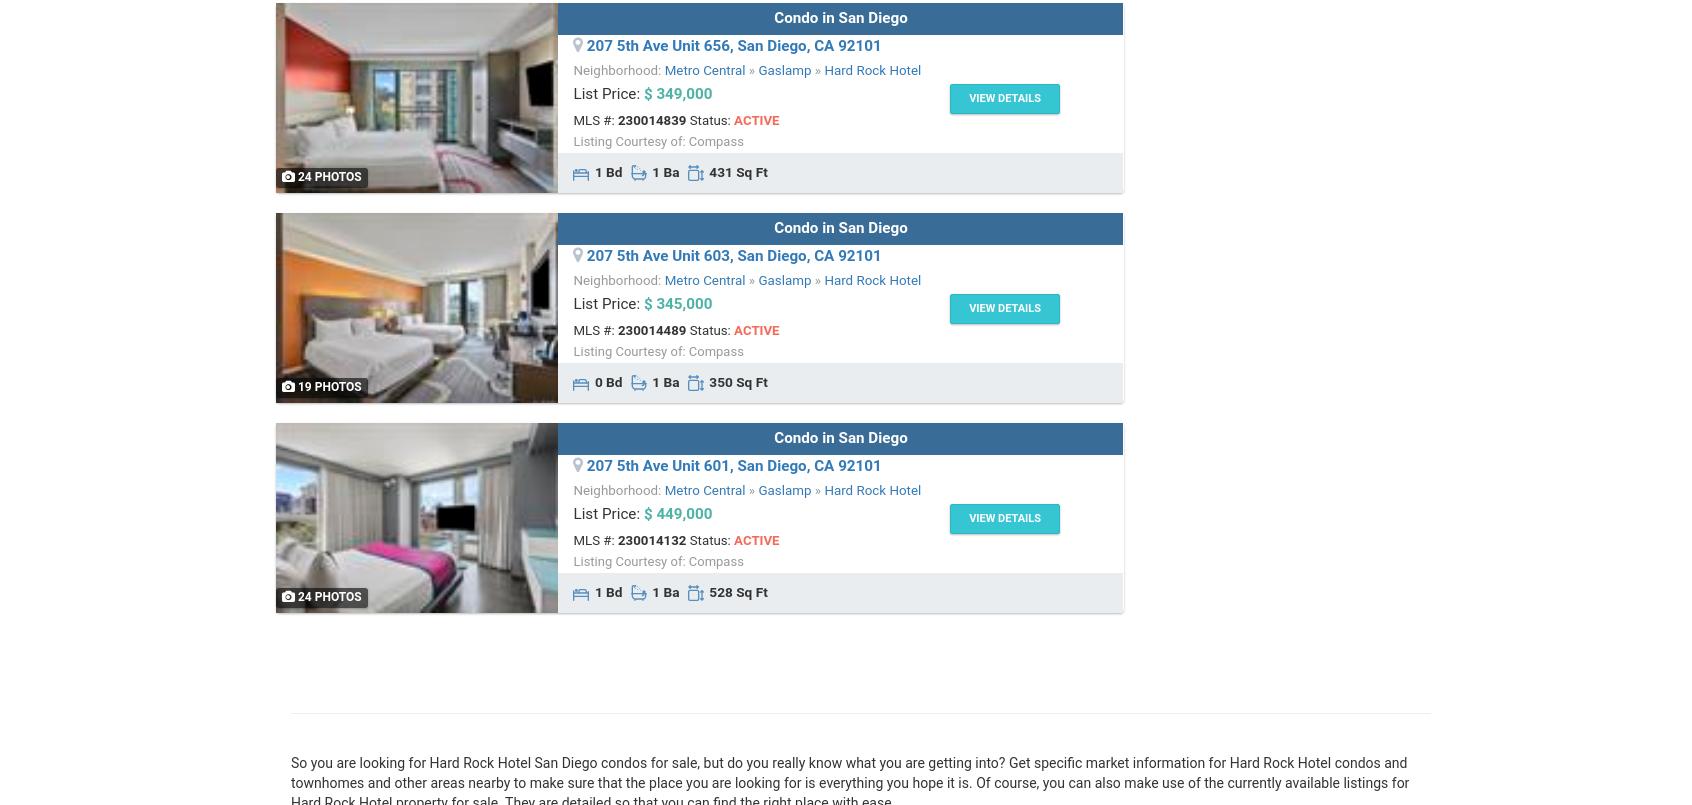 This screenshot has width=1692, height=805. What do you see at coordinates (606, 381) in the screenshot?
I see `'0 Bd'` at bounding box center [606, 381].